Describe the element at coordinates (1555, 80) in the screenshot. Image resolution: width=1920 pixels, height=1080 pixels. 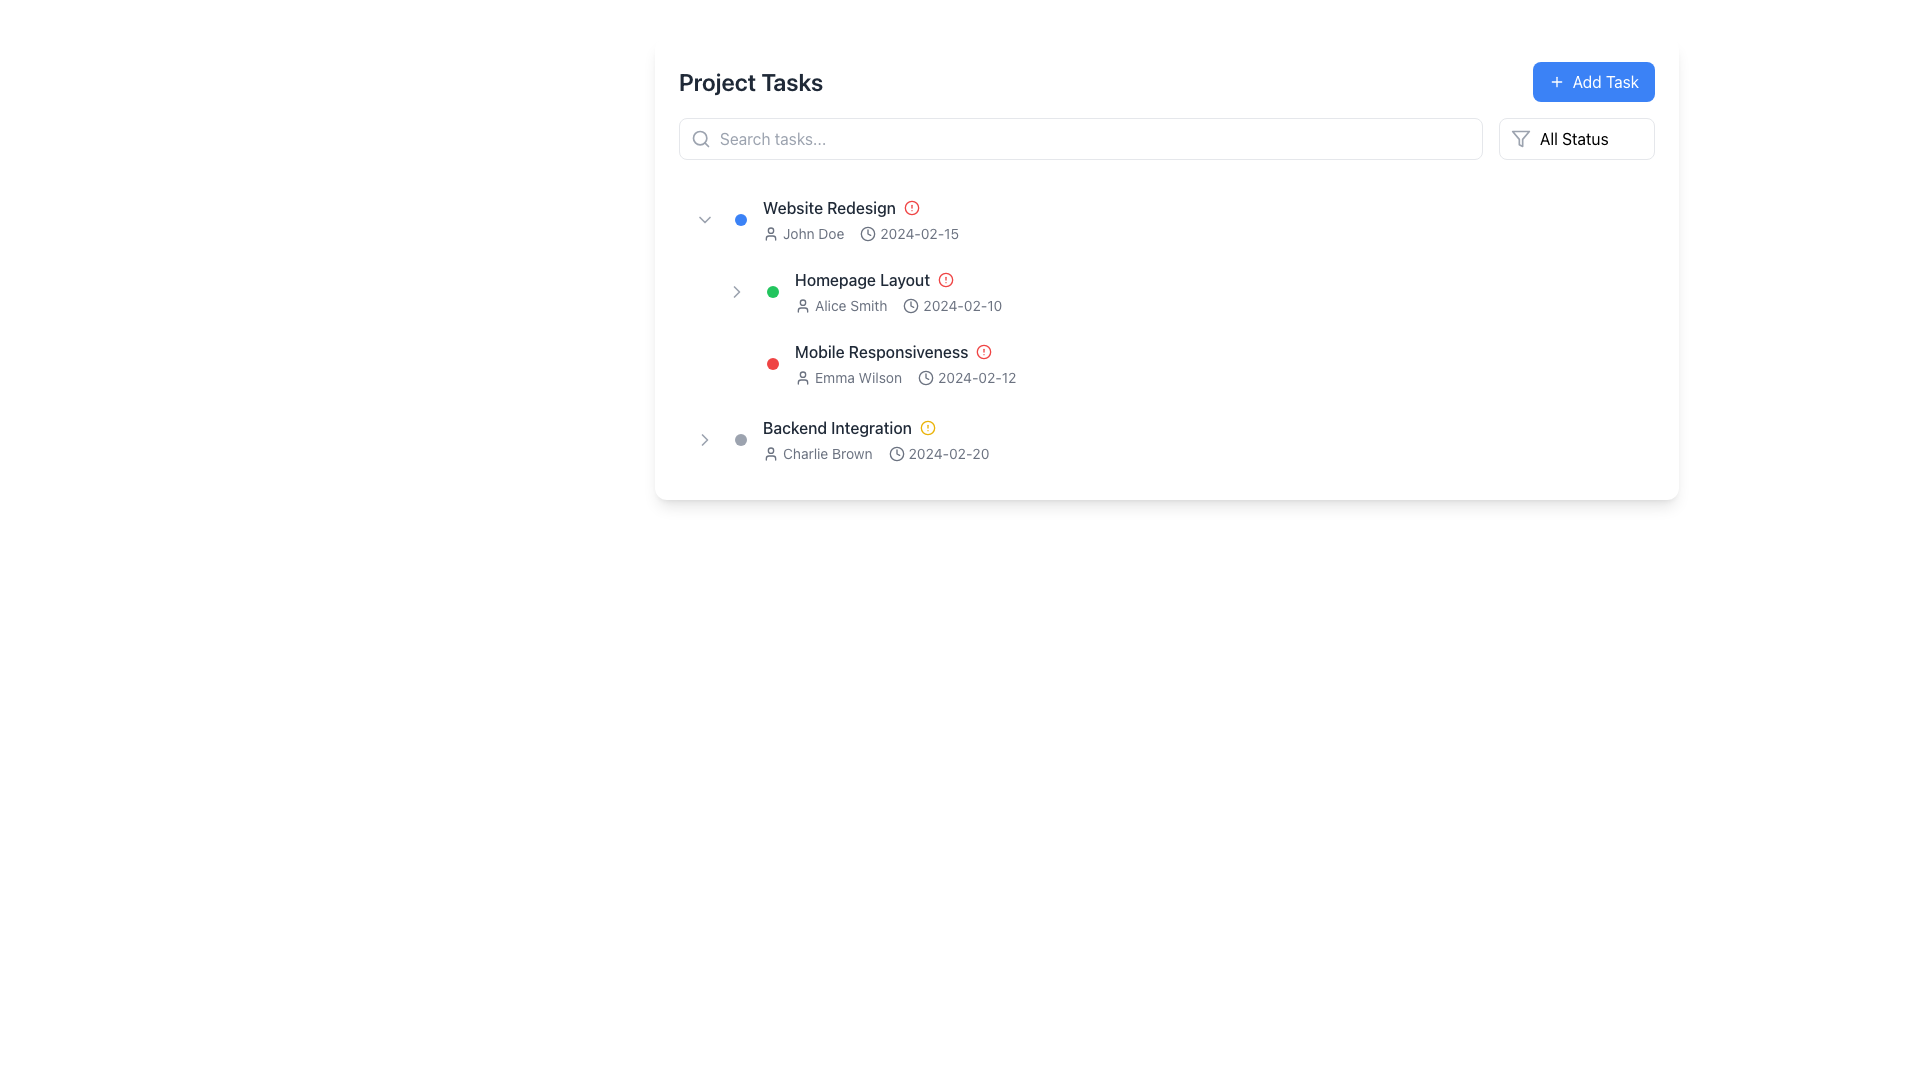
I see `the 'Add Task' icon represented by a plus sign within a blue rounded rectangular button to potentially display a tooltip` at that location.